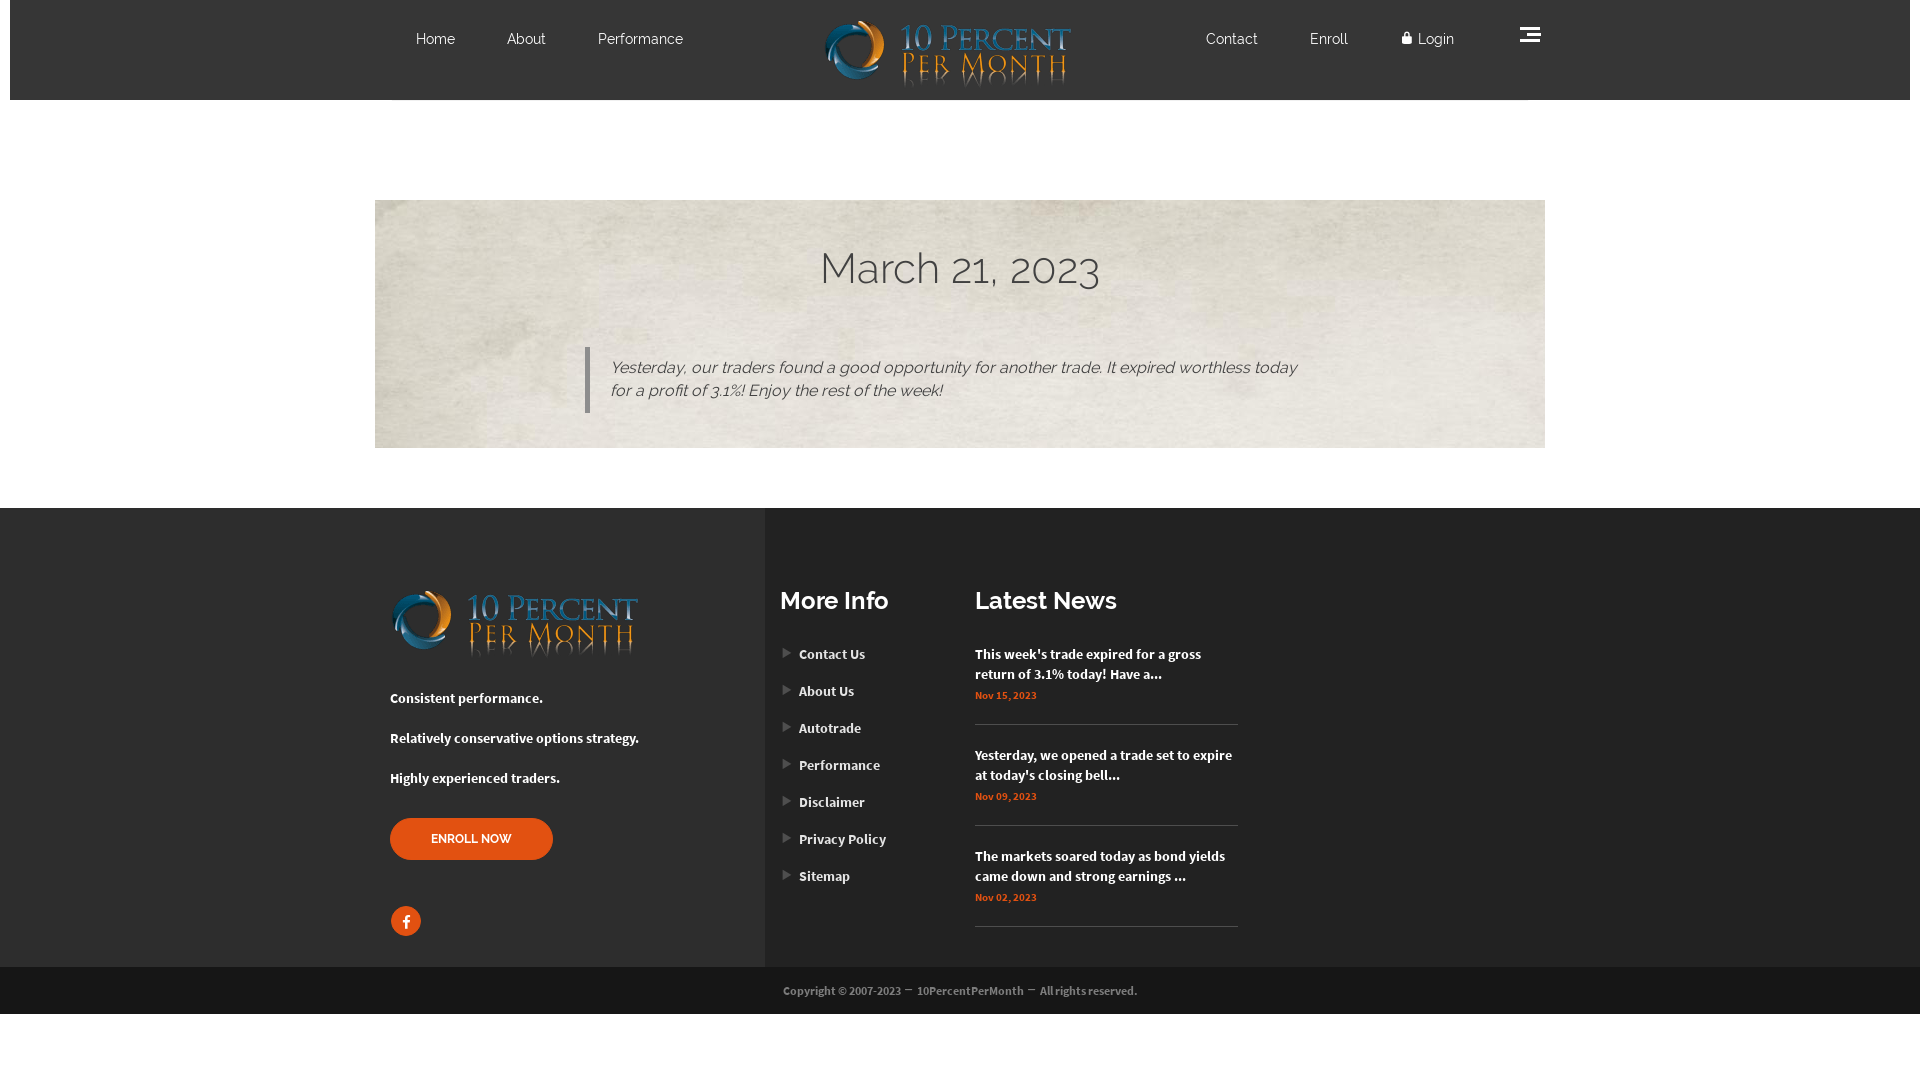  Describe the element at coordinates (820, 728) in the screenshot. I see `'Autotrade'` at that location.